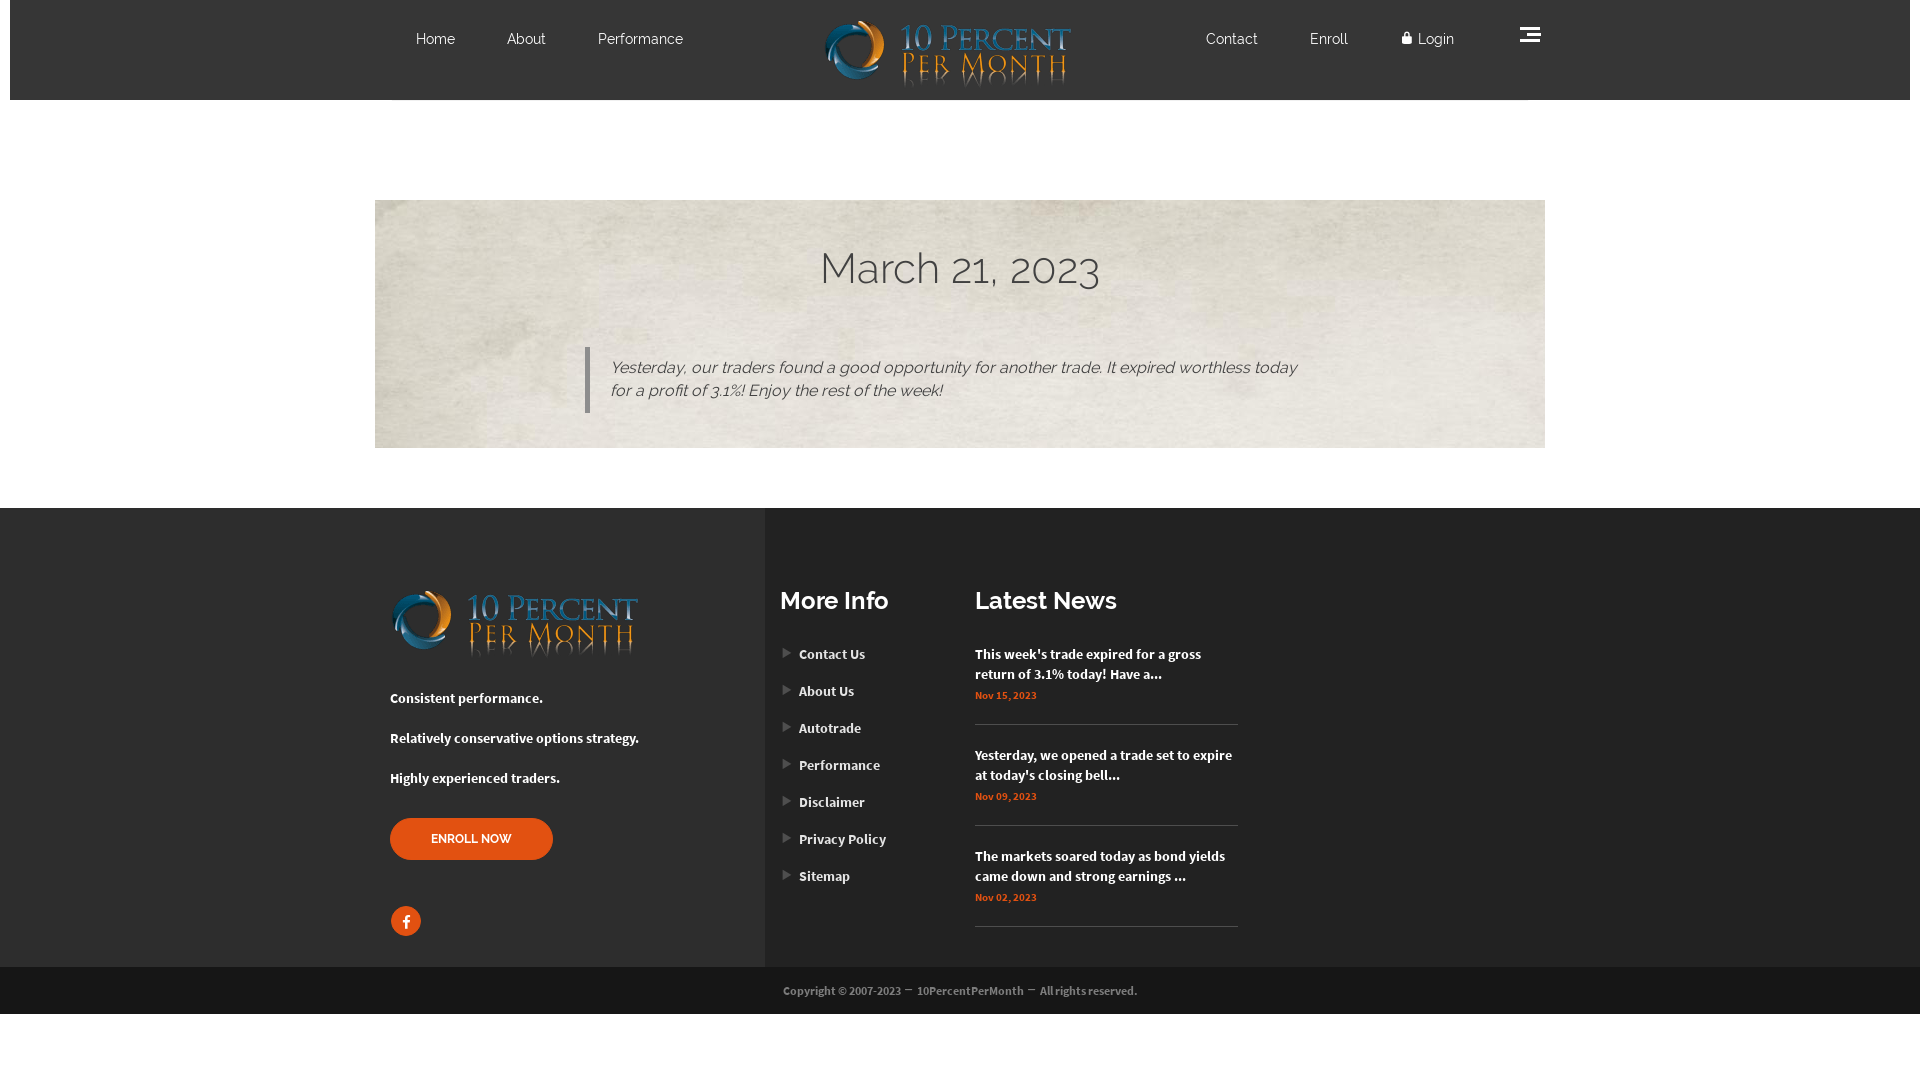  Describe the element at coordinates (820, 728) in the screenshot. I see `'Autotrade'` at that location.